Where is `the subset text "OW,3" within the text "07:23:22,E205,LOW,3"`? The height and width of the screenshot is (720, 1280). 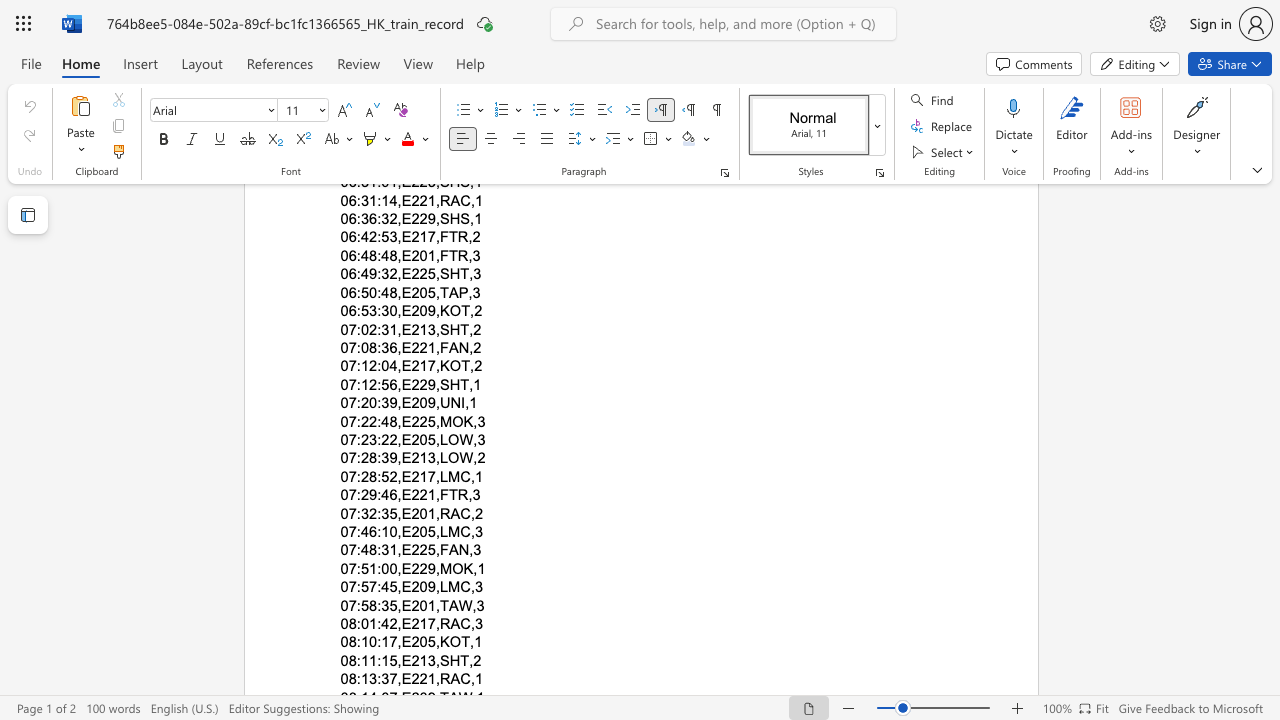 the subset text "OW,3" within the text "07:23:22,E205,LOW,3" is located at coordinates (447, 438).